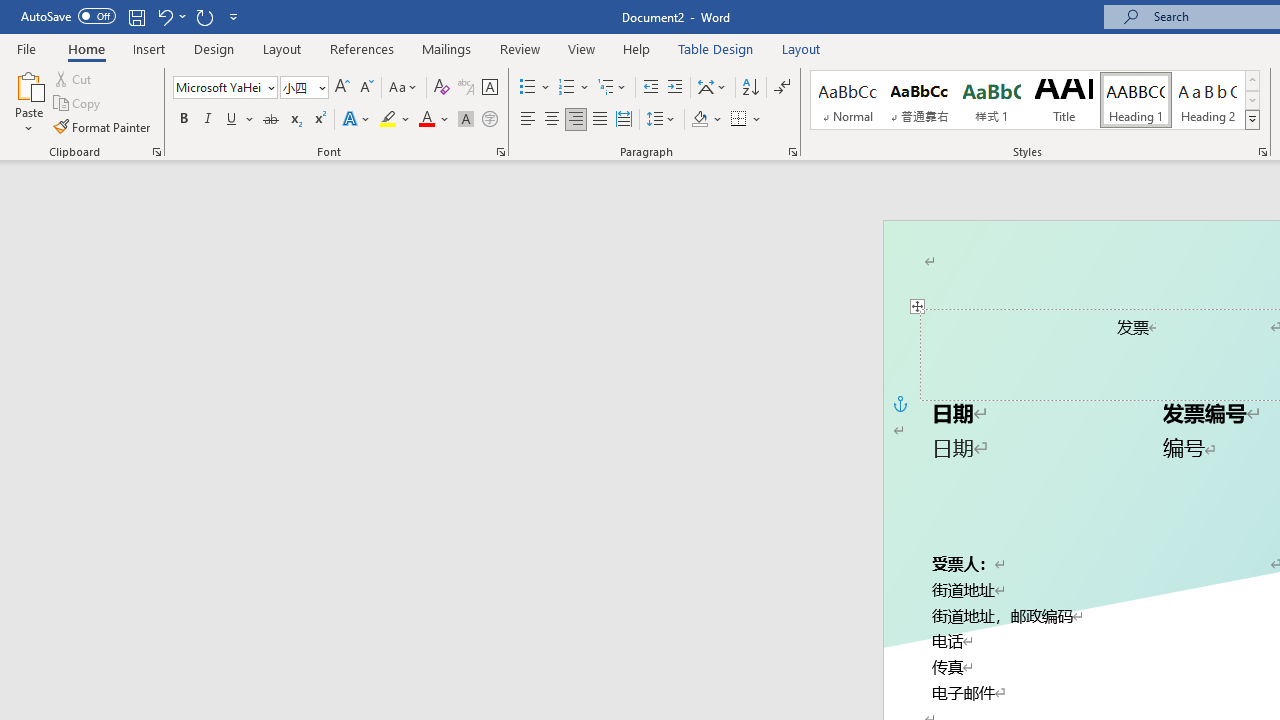 The image size is (1280, 720). I want to click on 'Phonetic Guide...', so click(464, 86).